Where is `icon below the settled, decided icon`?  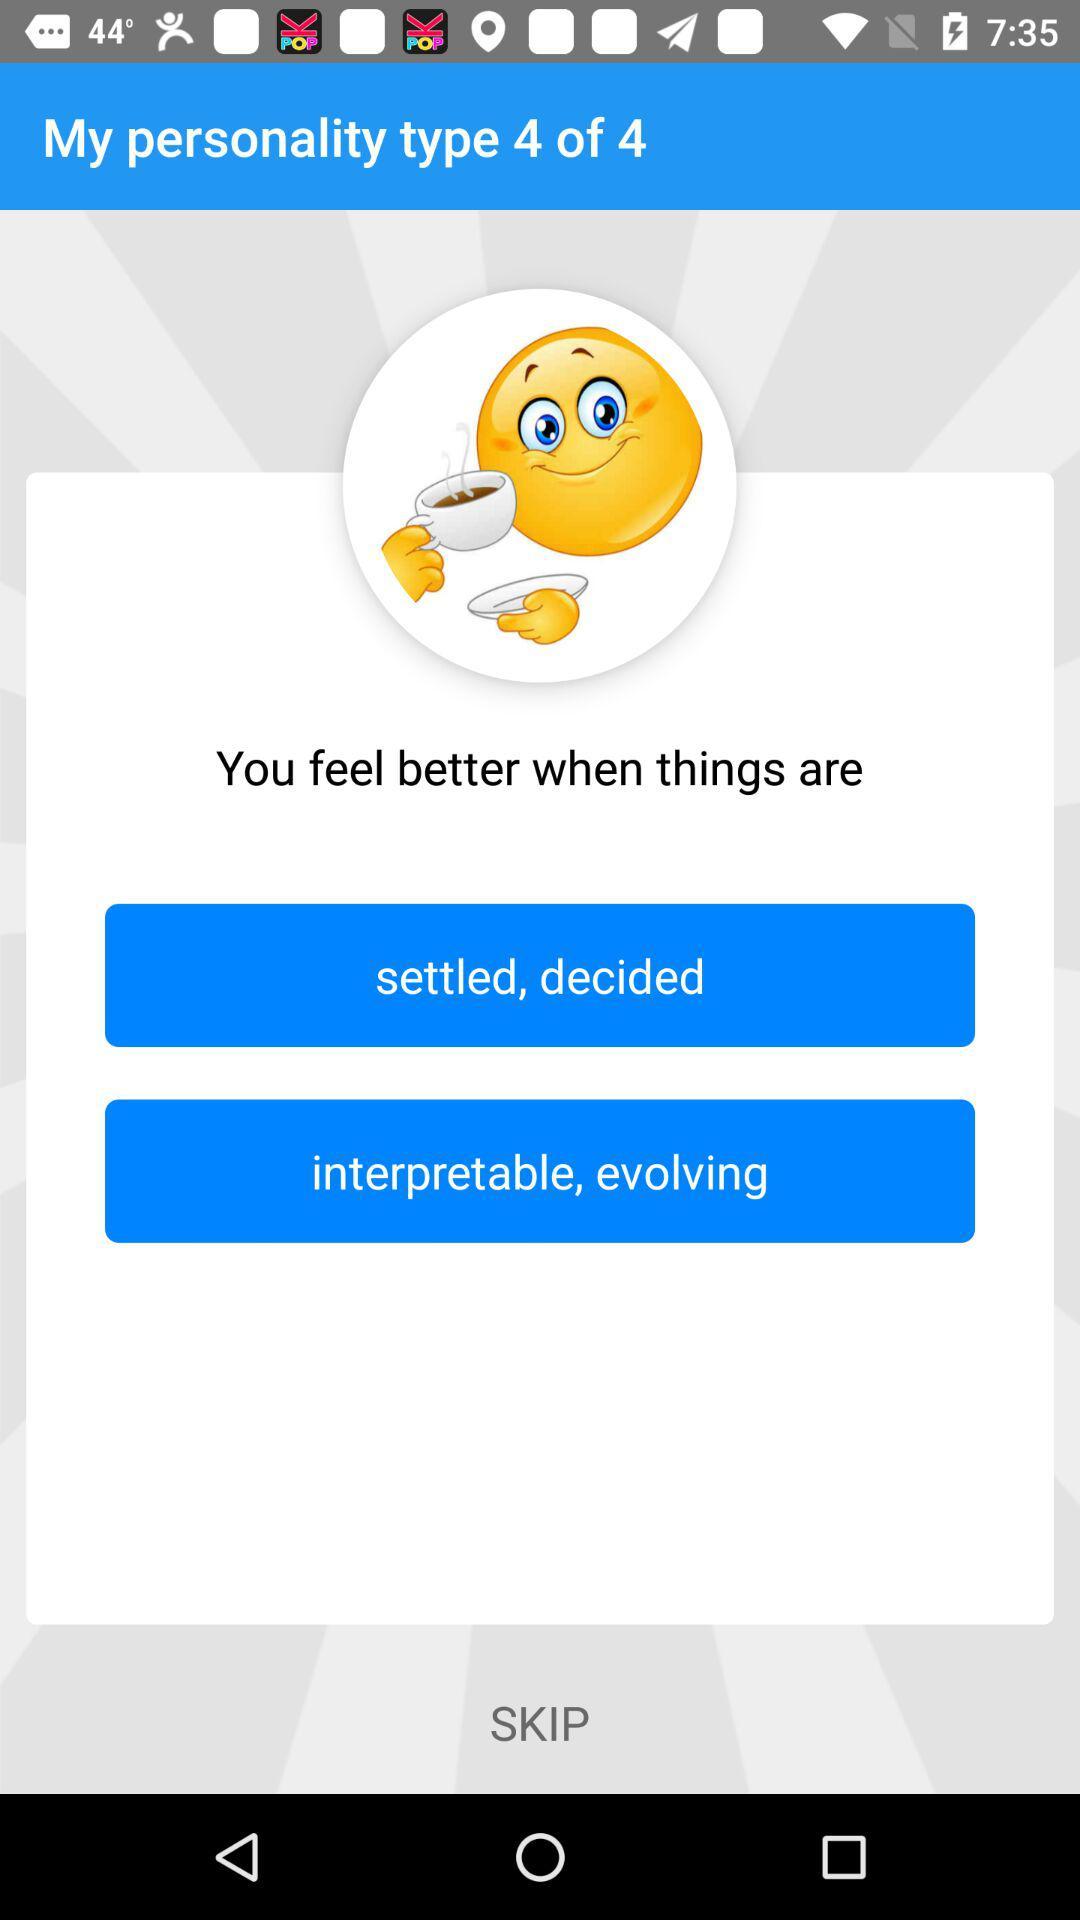
icon below the settled, decided icon is located at coordinates (540, 1171).